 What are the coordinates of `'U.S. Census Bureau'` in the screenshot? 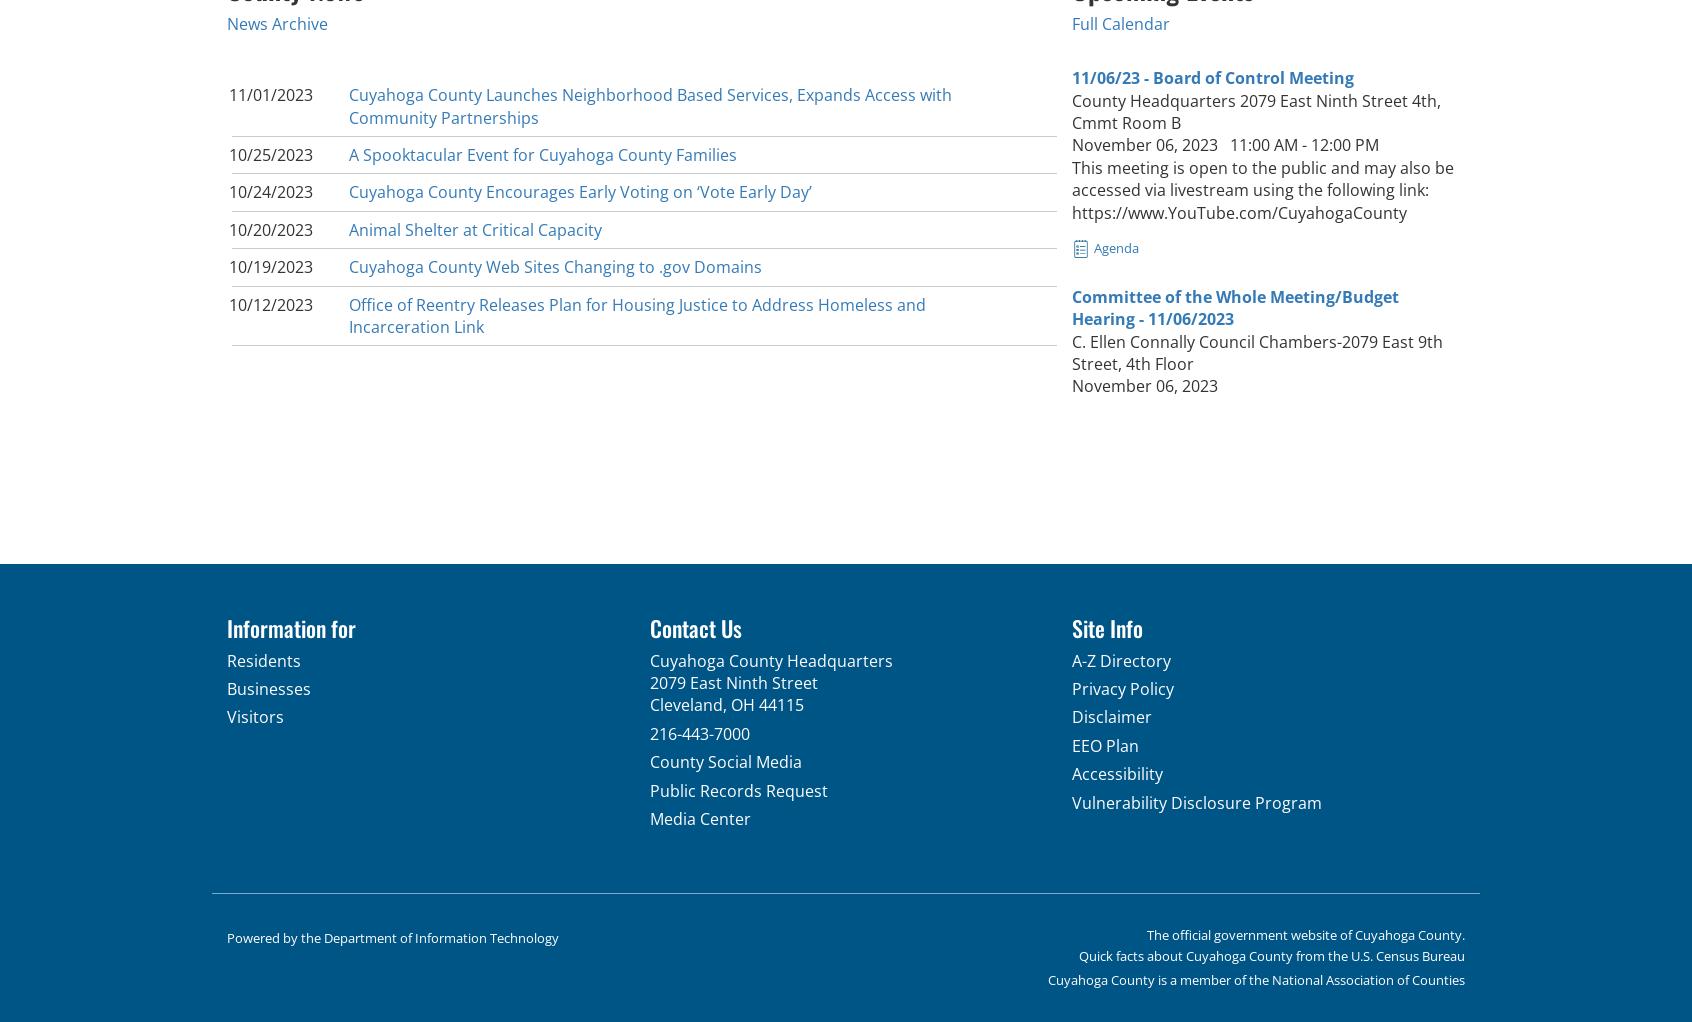 It's located at (1408, 953).